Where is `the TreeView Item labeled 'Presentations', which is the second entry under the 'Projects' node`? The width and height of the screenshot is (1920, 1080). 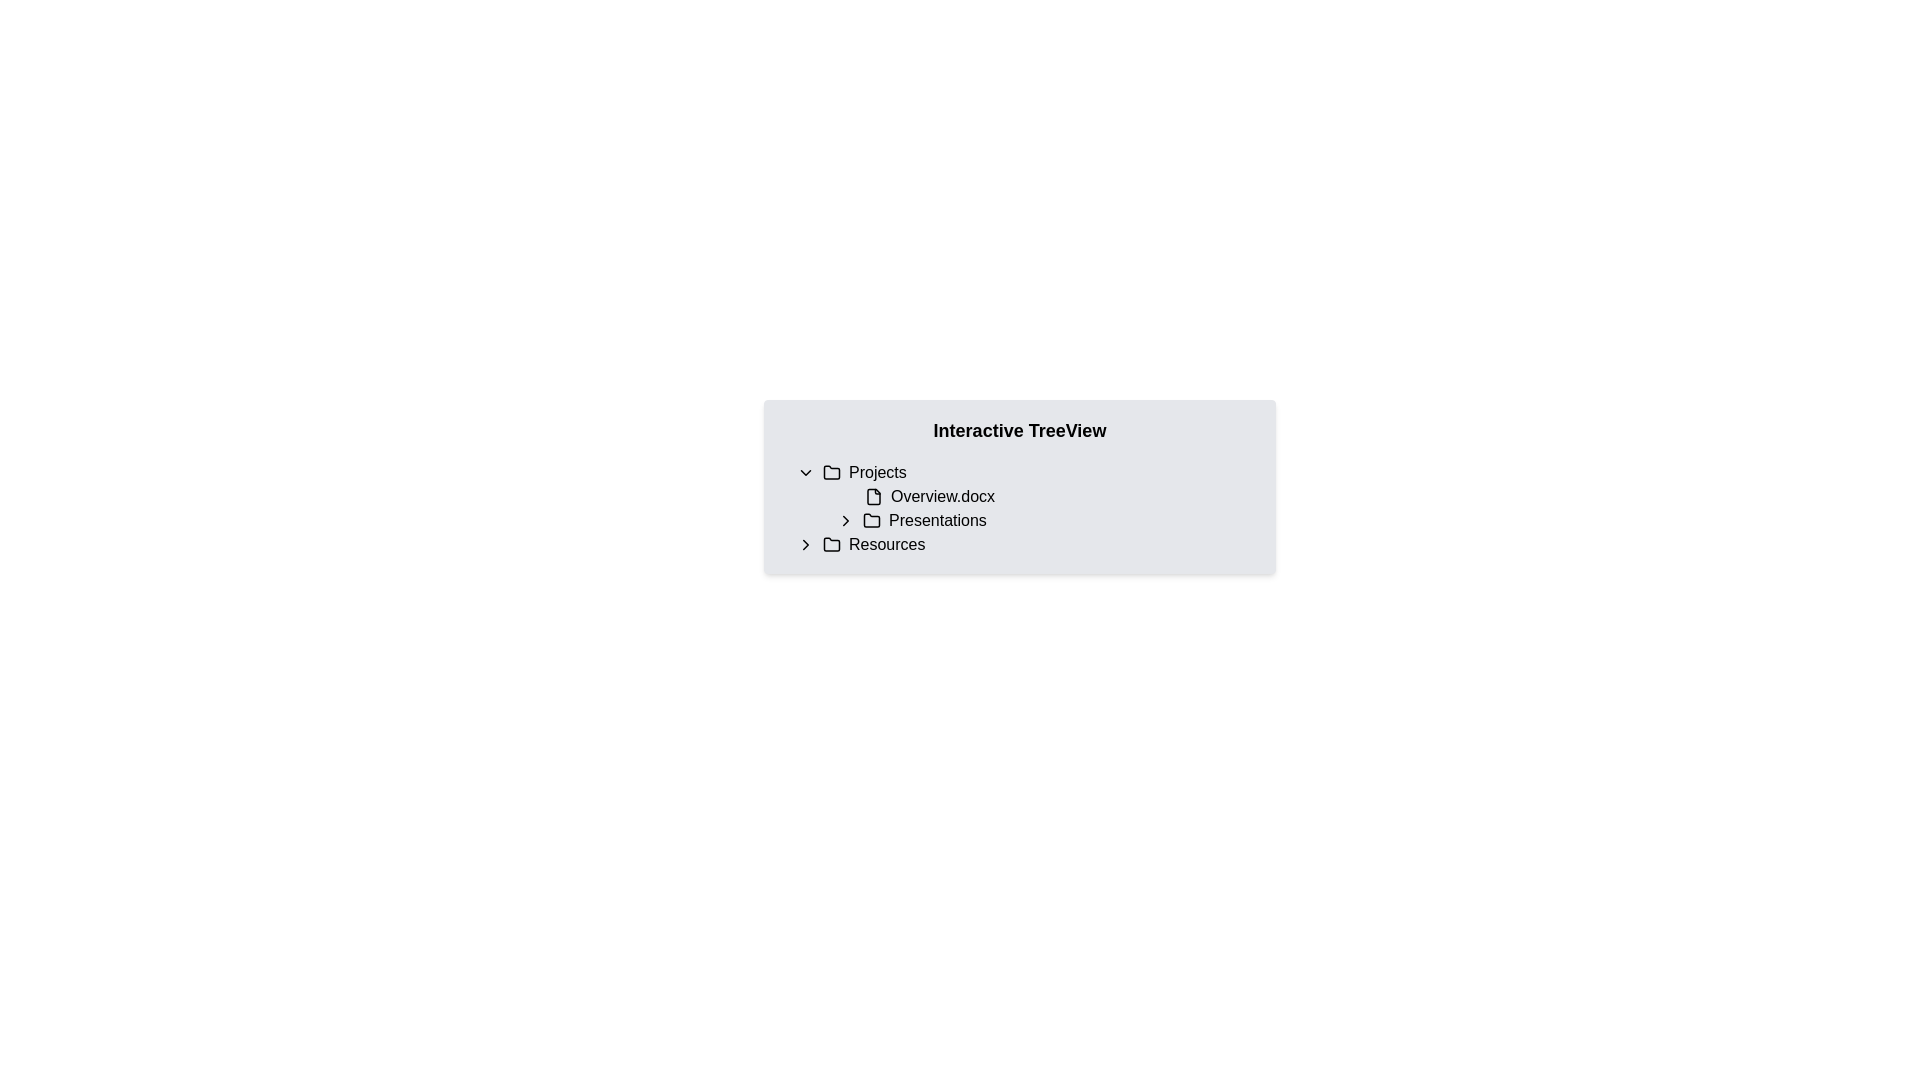
the TreeView Item labeled 'Presentations', which is the second entry under the 'Projects' node is located at coordinates (1040, 519).